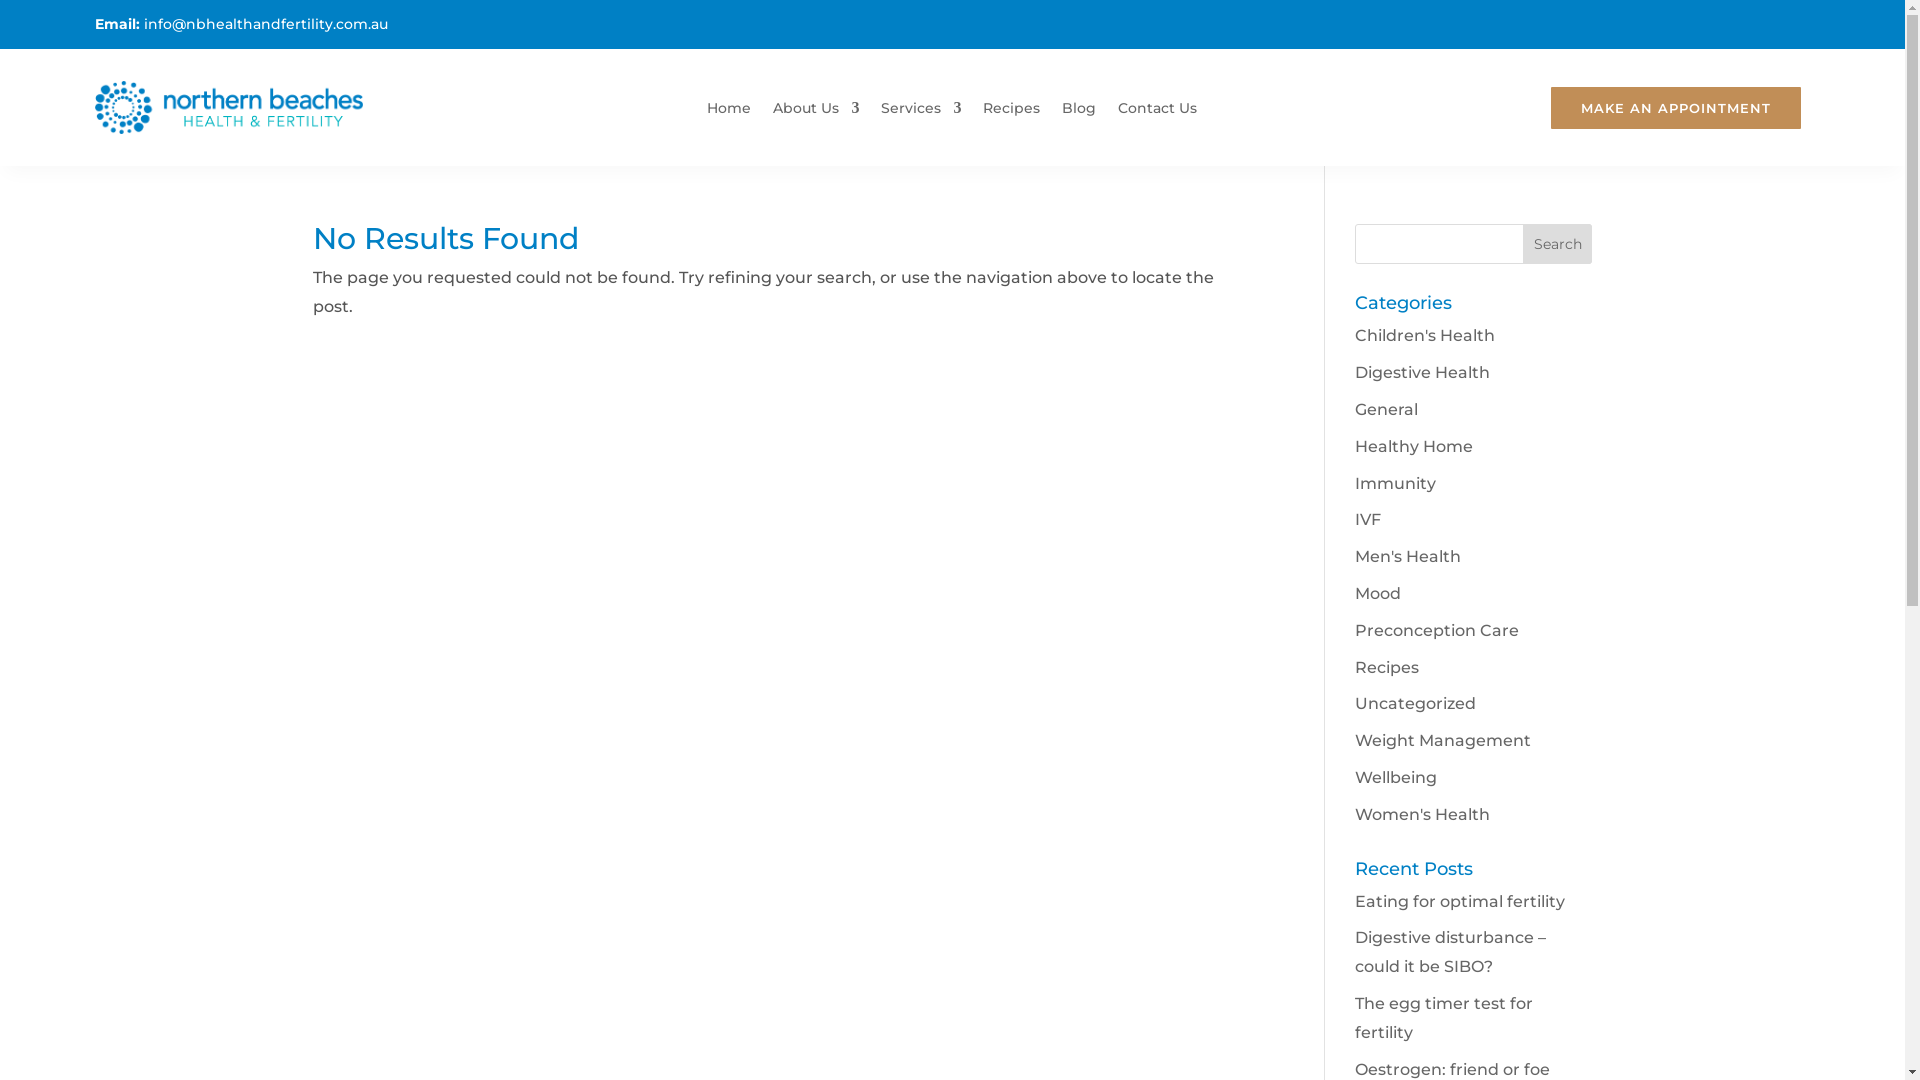 This screenshot has height=1080, width=1920. I want to click on 'Recipes', so click(1011, 111).